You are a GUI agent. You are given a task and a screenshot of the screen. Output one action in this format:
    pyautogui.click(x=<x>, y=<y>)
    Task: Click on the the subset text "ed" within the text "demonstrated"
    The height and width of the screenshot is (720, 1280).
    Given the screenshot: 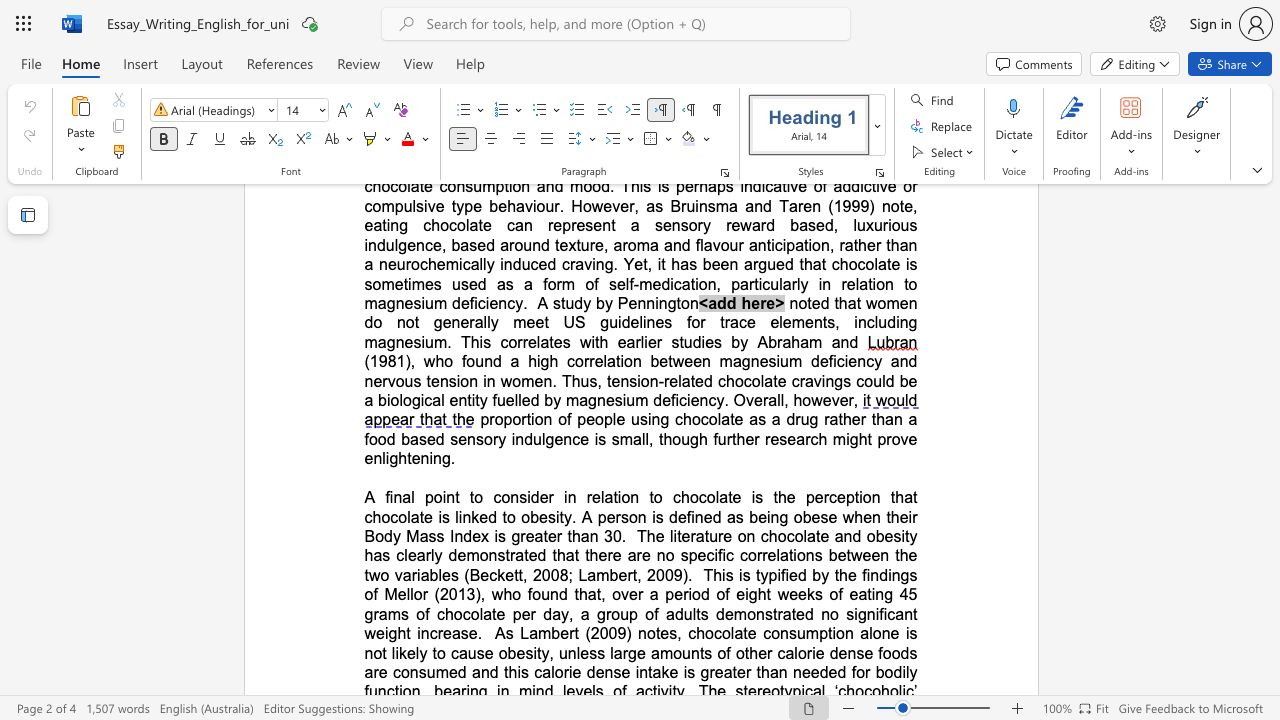 What is the action you would take?
    pyautogui.click(x=795, y=613)
    